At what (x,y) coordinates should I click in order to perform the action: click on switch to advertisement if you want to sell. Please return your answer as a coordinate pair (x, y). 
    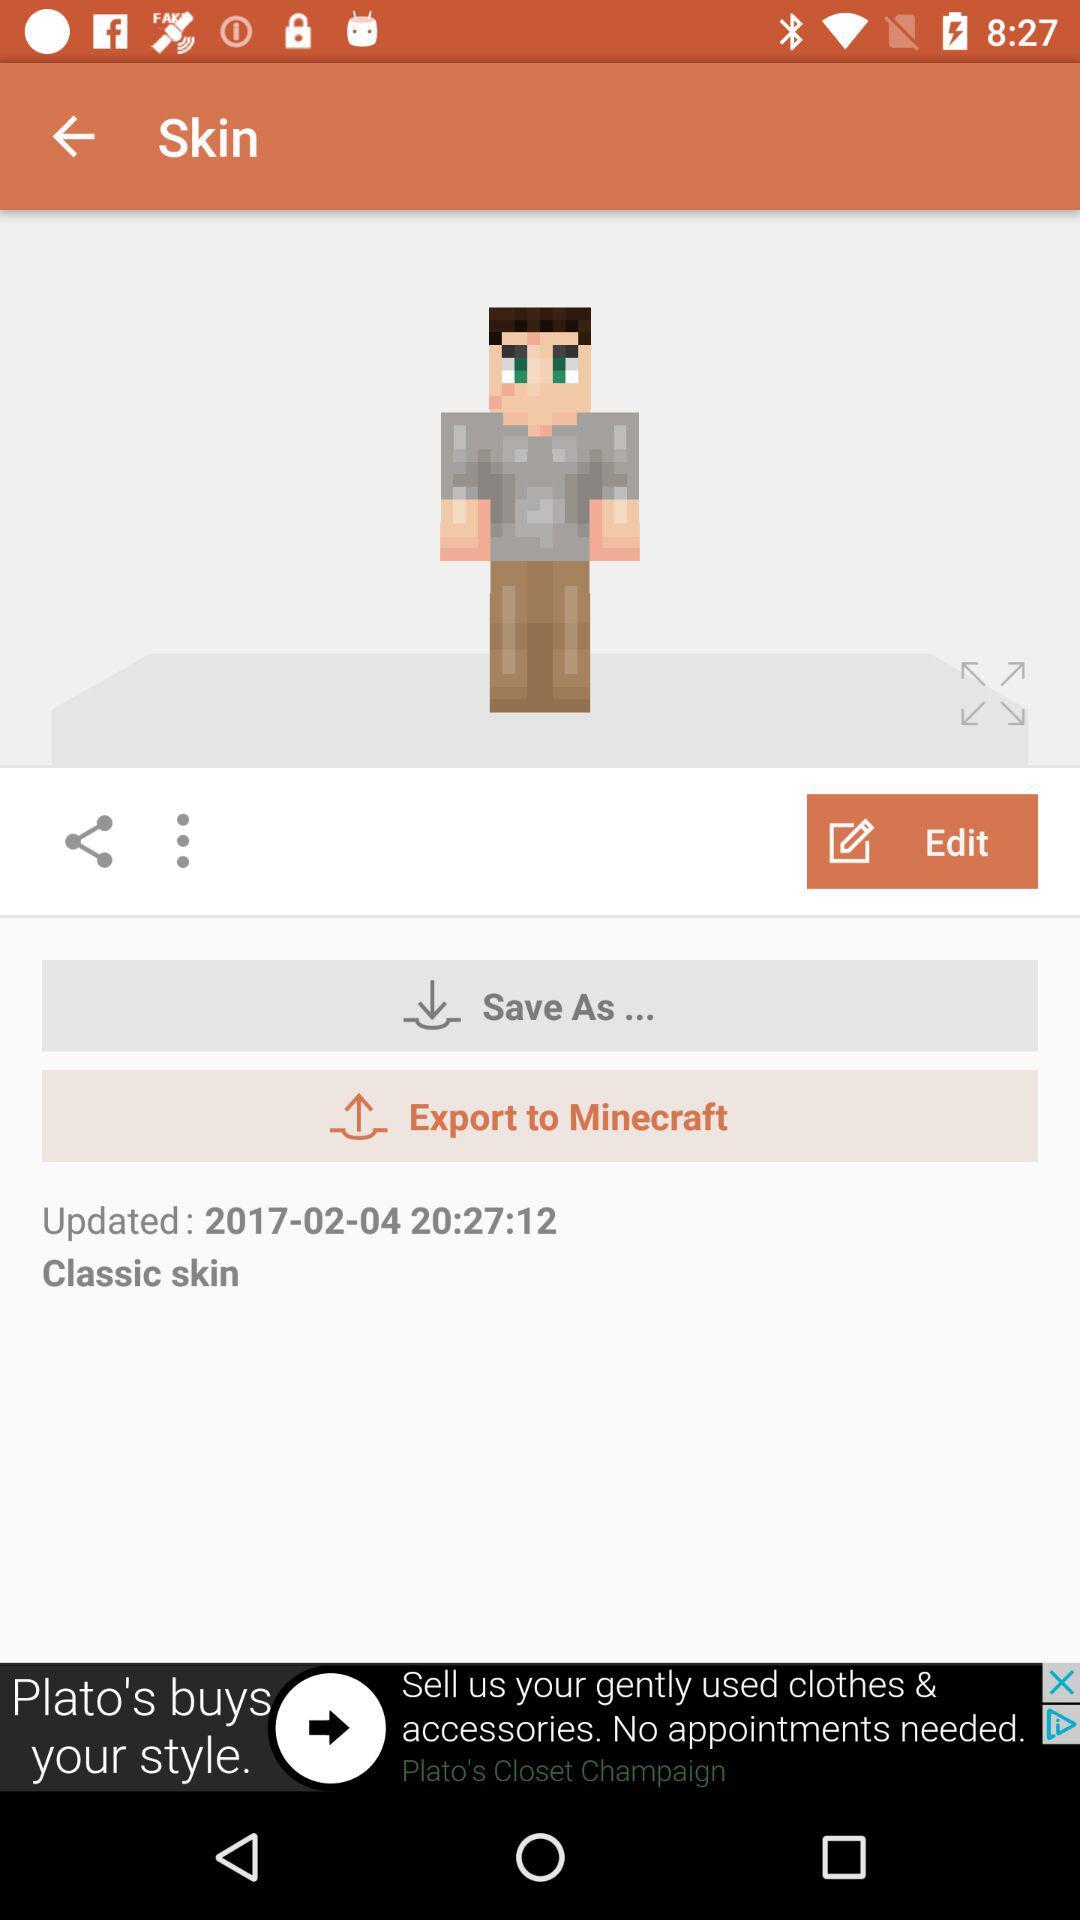
    Looking at the image, I should click on (540, 1727).